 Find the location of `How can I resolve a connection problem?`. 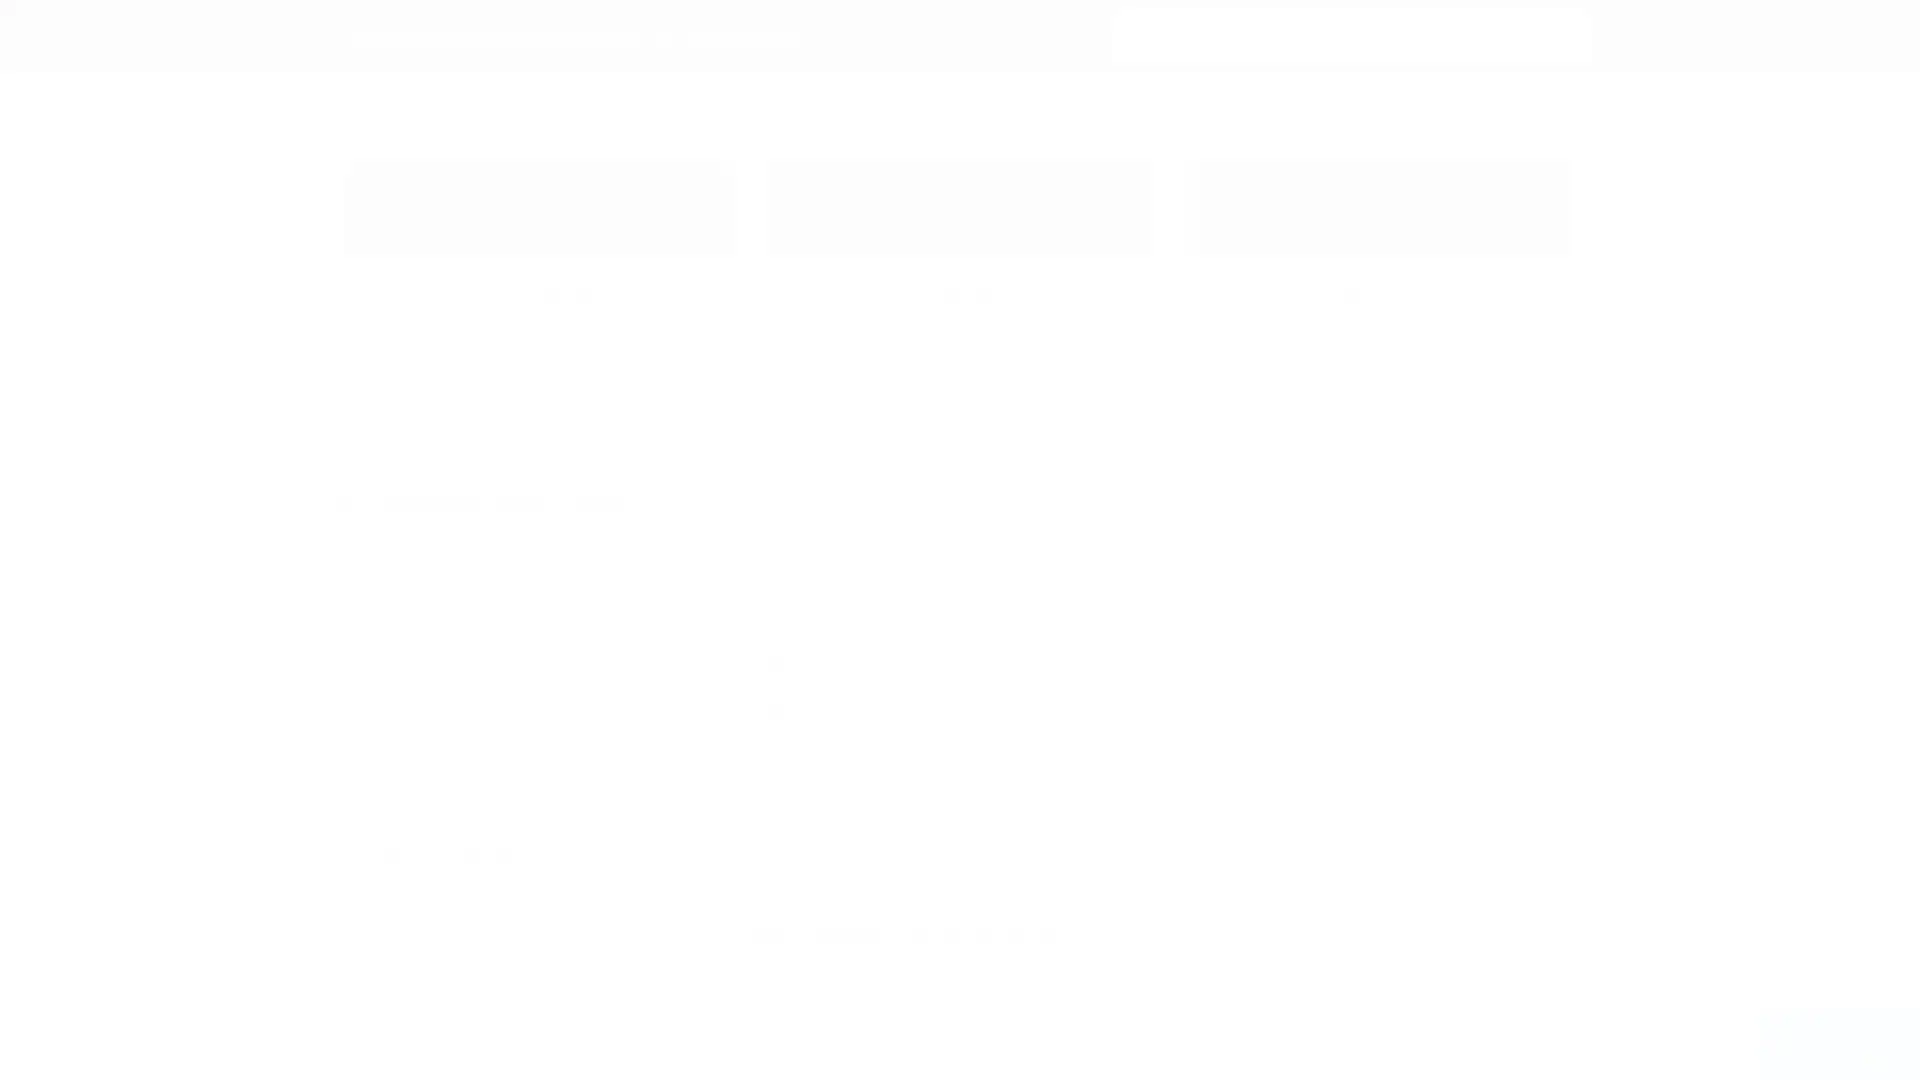

How can I resolve a connection problem? is located at coordinates (893, 622).